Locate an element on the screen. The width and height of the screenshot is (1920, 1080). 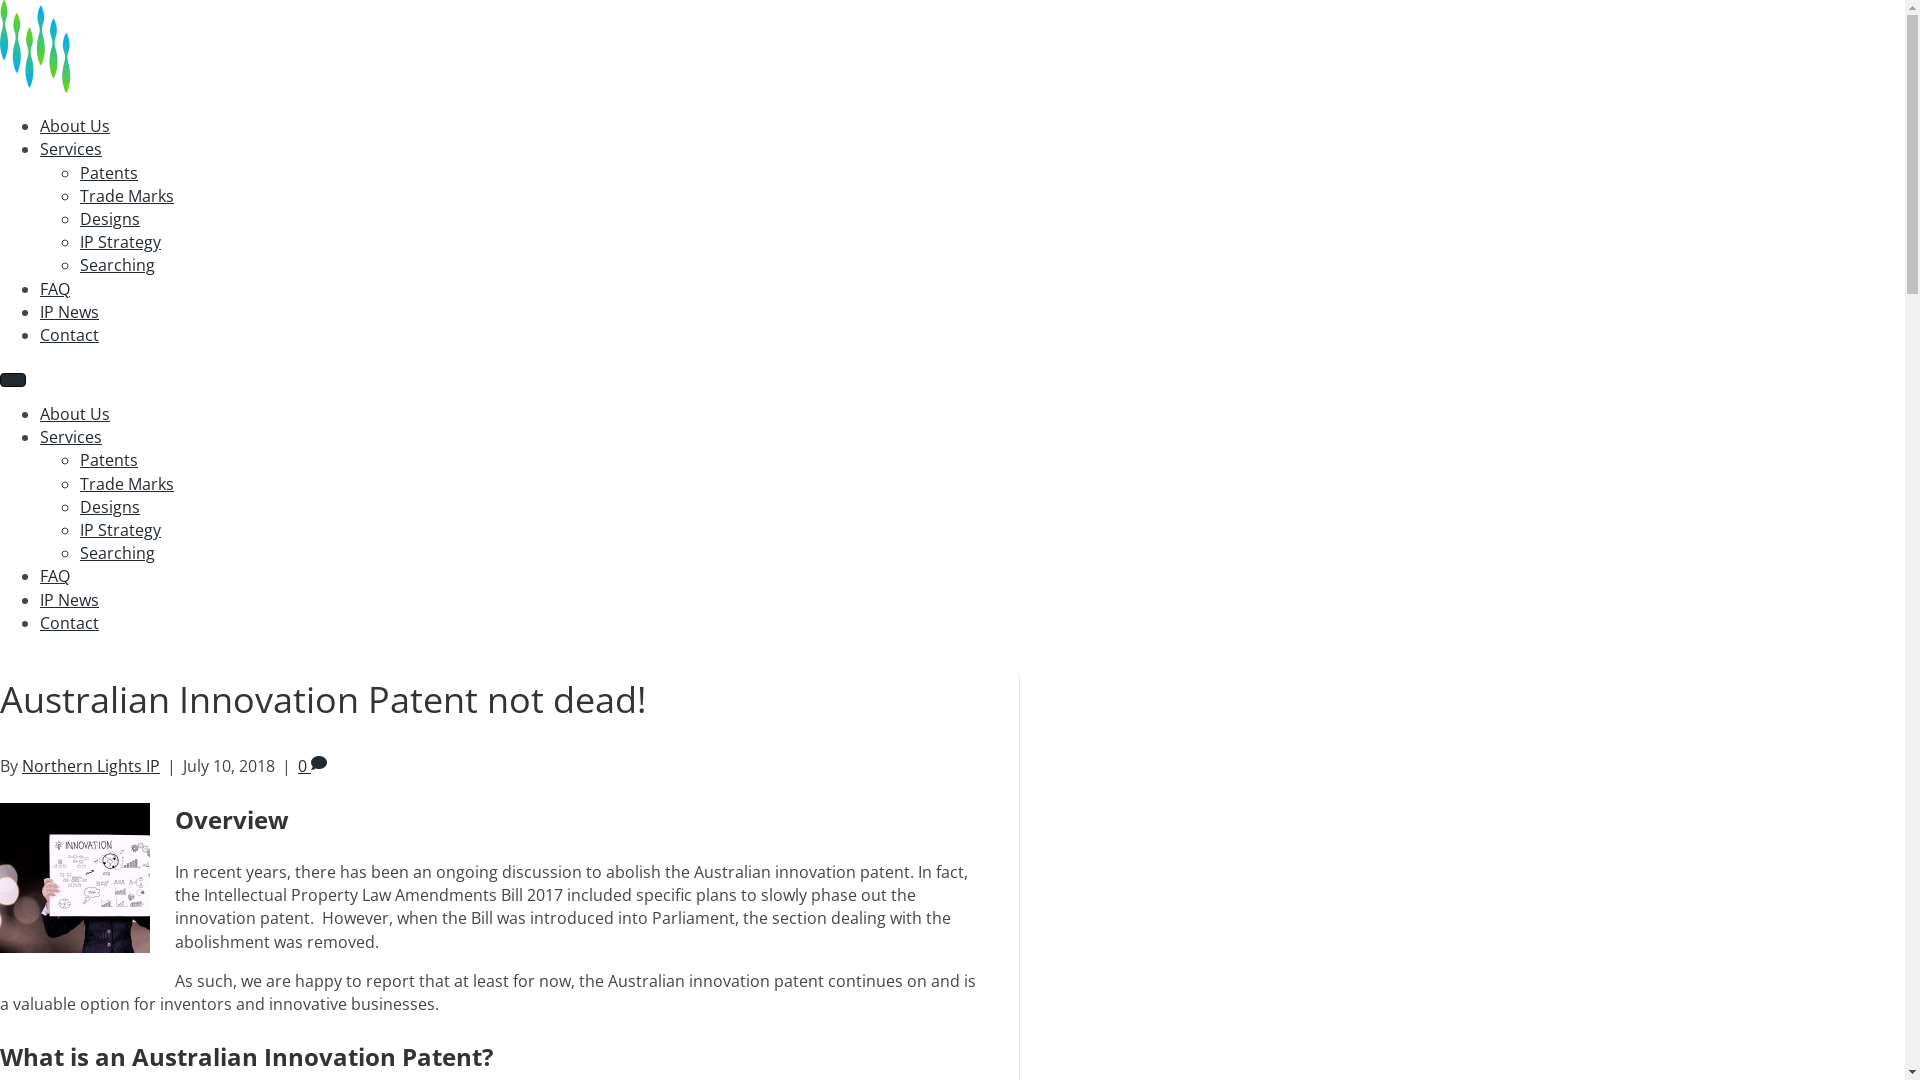
'IP News' is located at coordinates (39, 599).